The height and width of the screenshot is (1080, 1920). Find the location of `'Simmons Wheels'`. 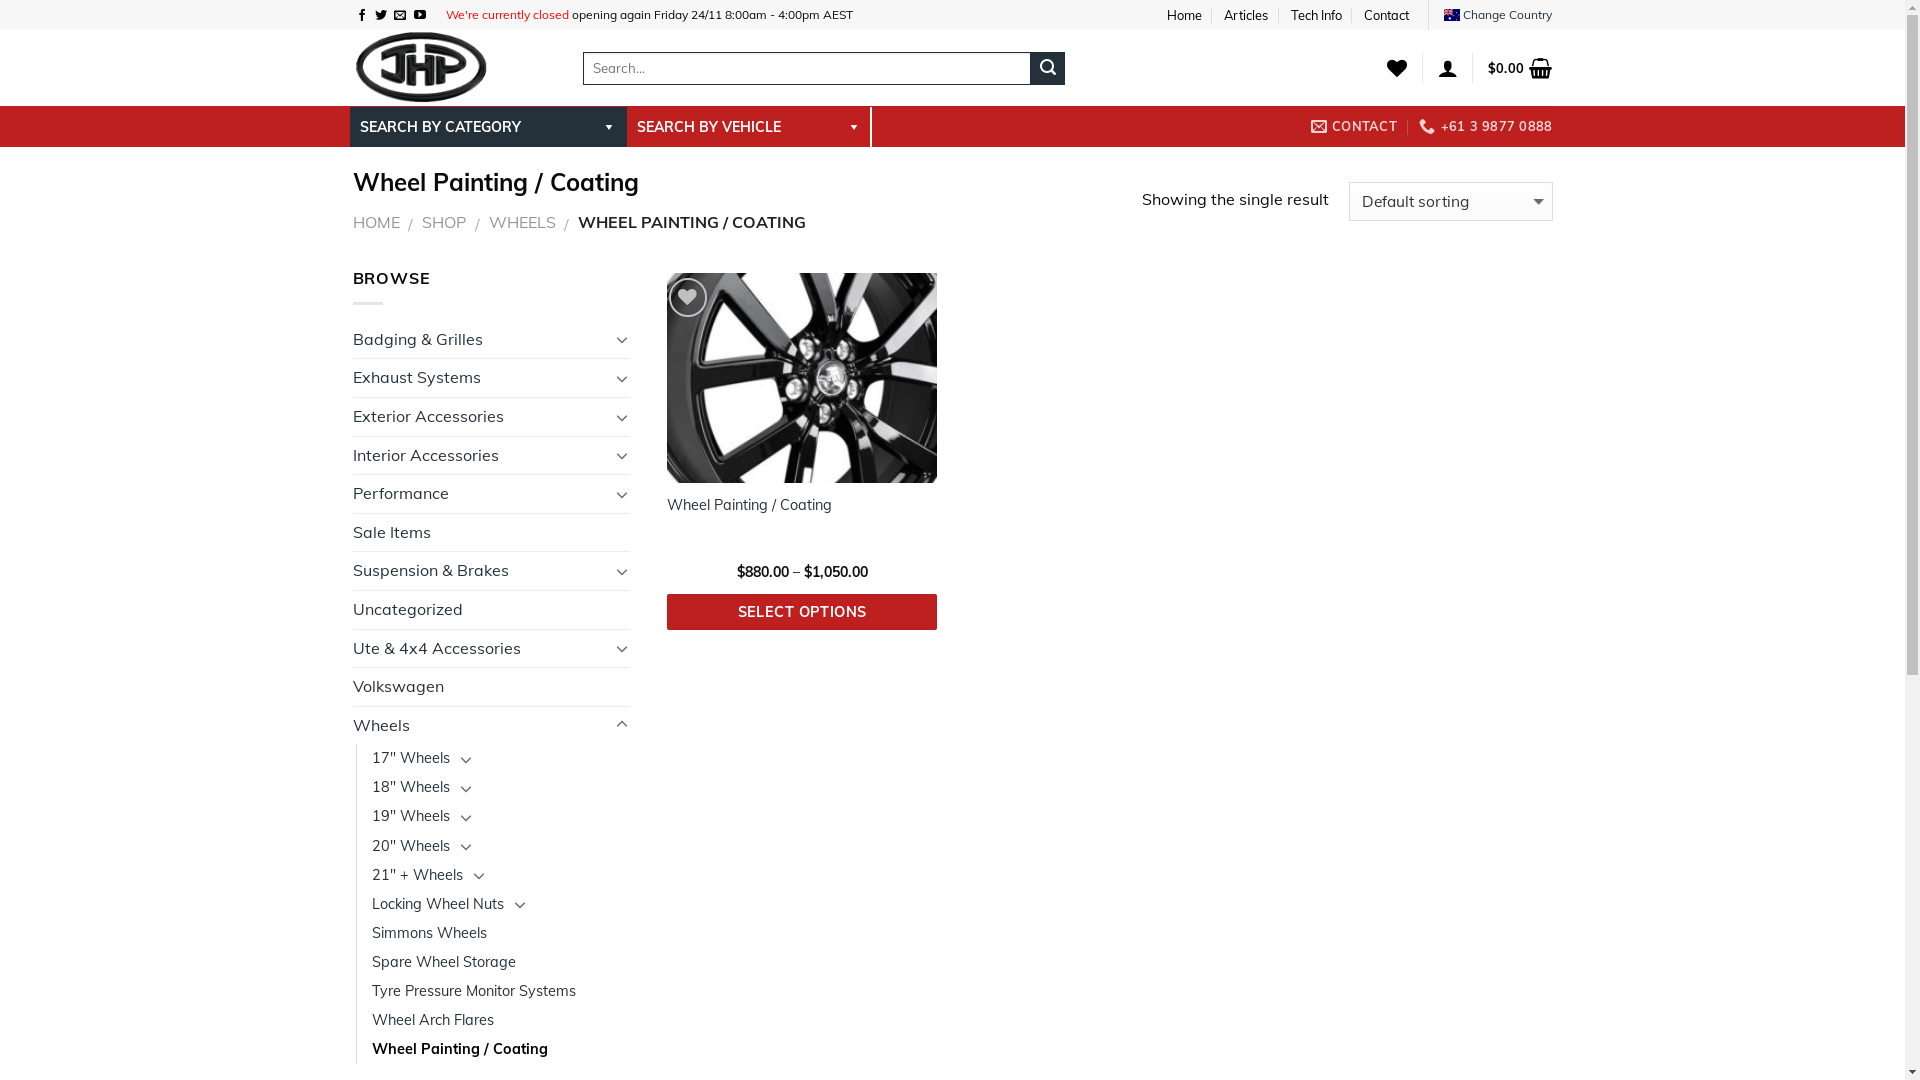

'Simmons Wheels' is located at coordinates (428, 933).